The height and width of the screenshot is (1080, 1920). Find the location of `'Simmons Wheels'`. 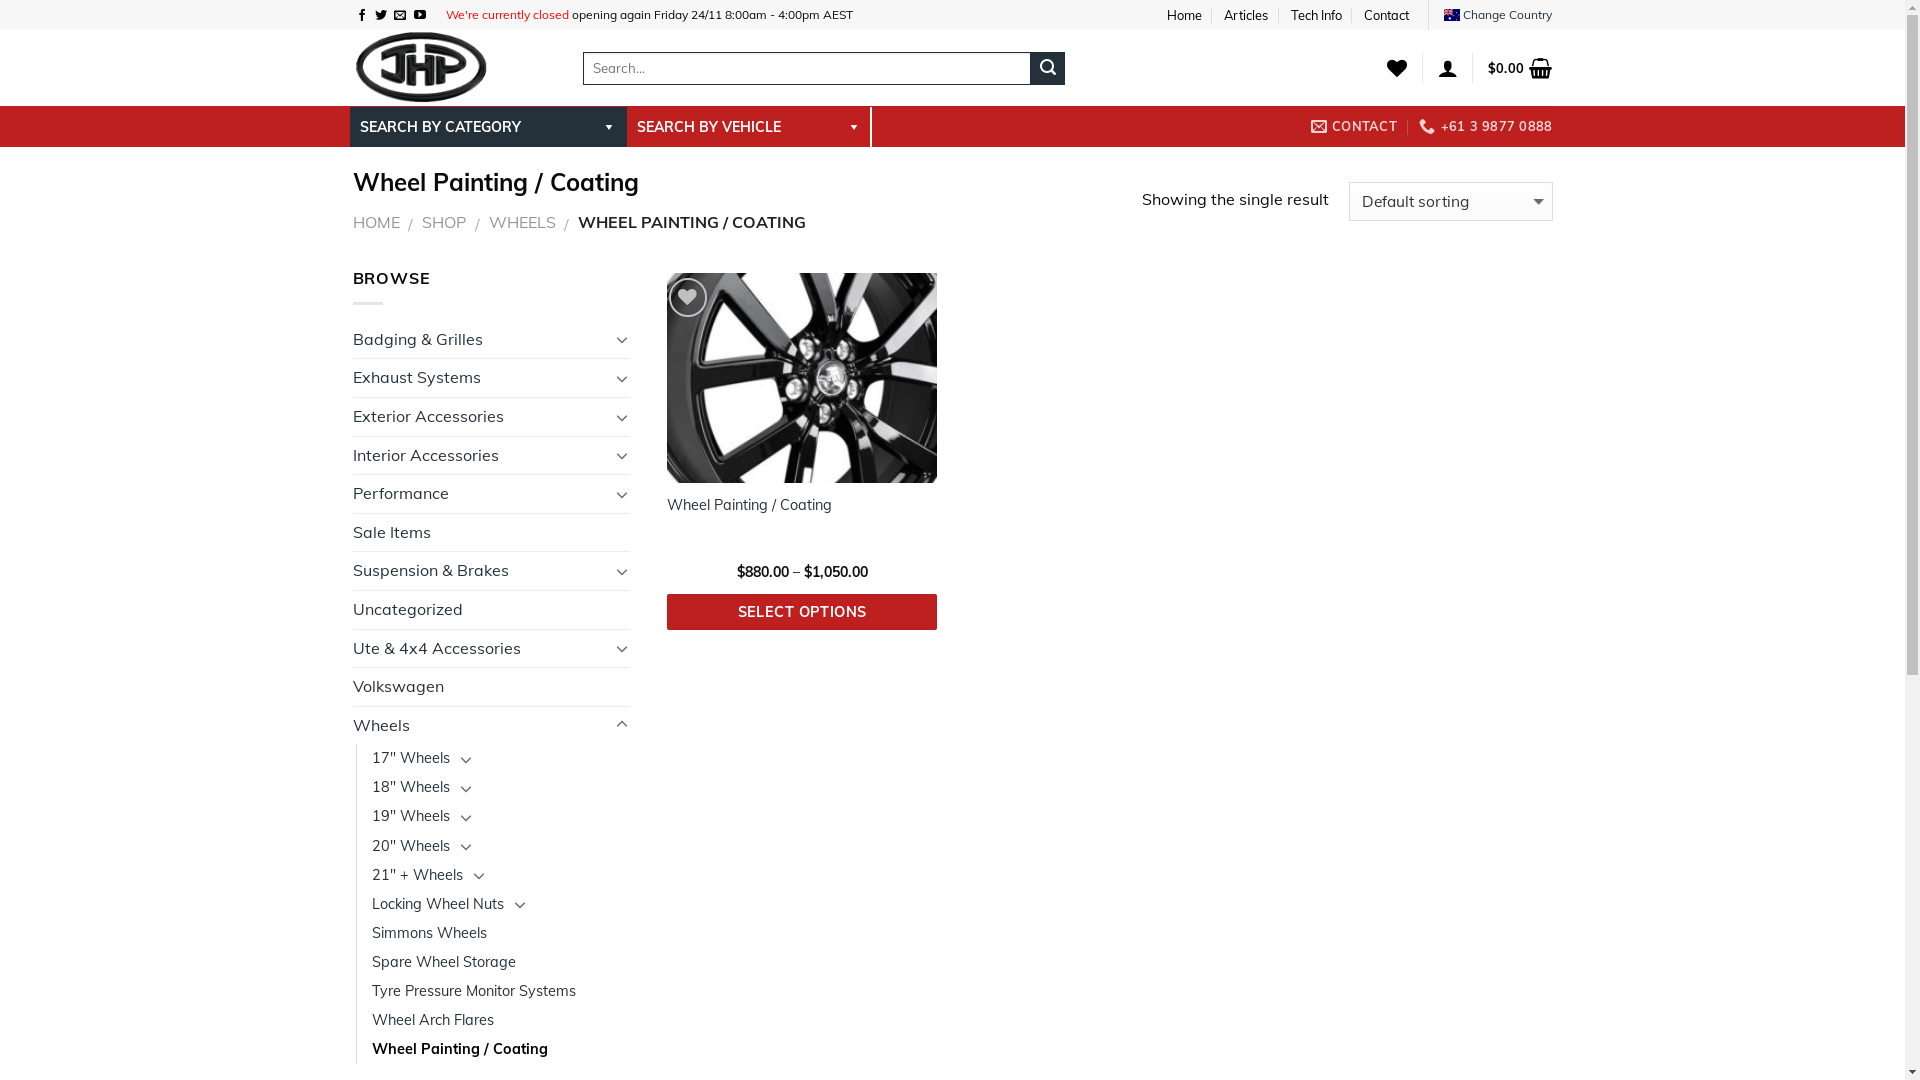

'Simmons Wheels' is located at coordinates (428, 933).